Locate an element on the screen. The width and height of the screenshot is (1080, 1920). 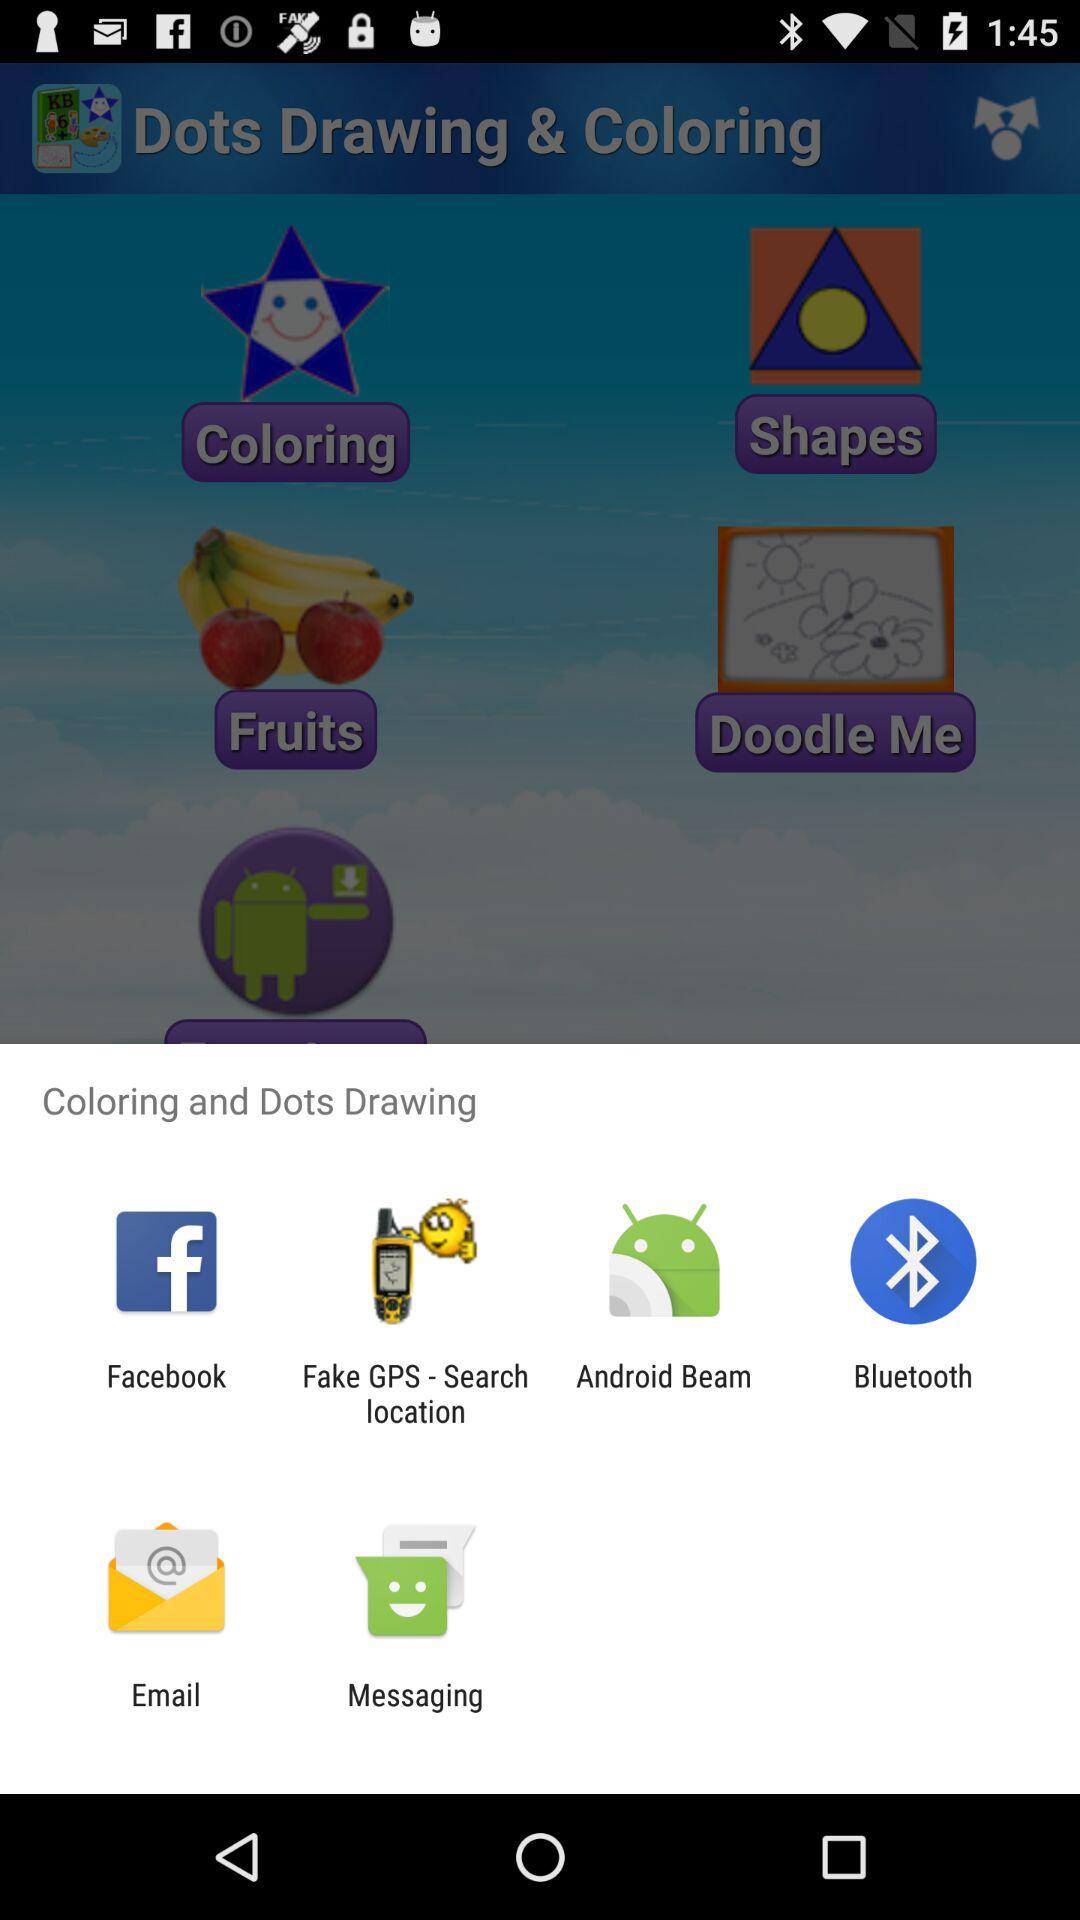
the app to the right of email icon is located at coordinates (414, 1711).